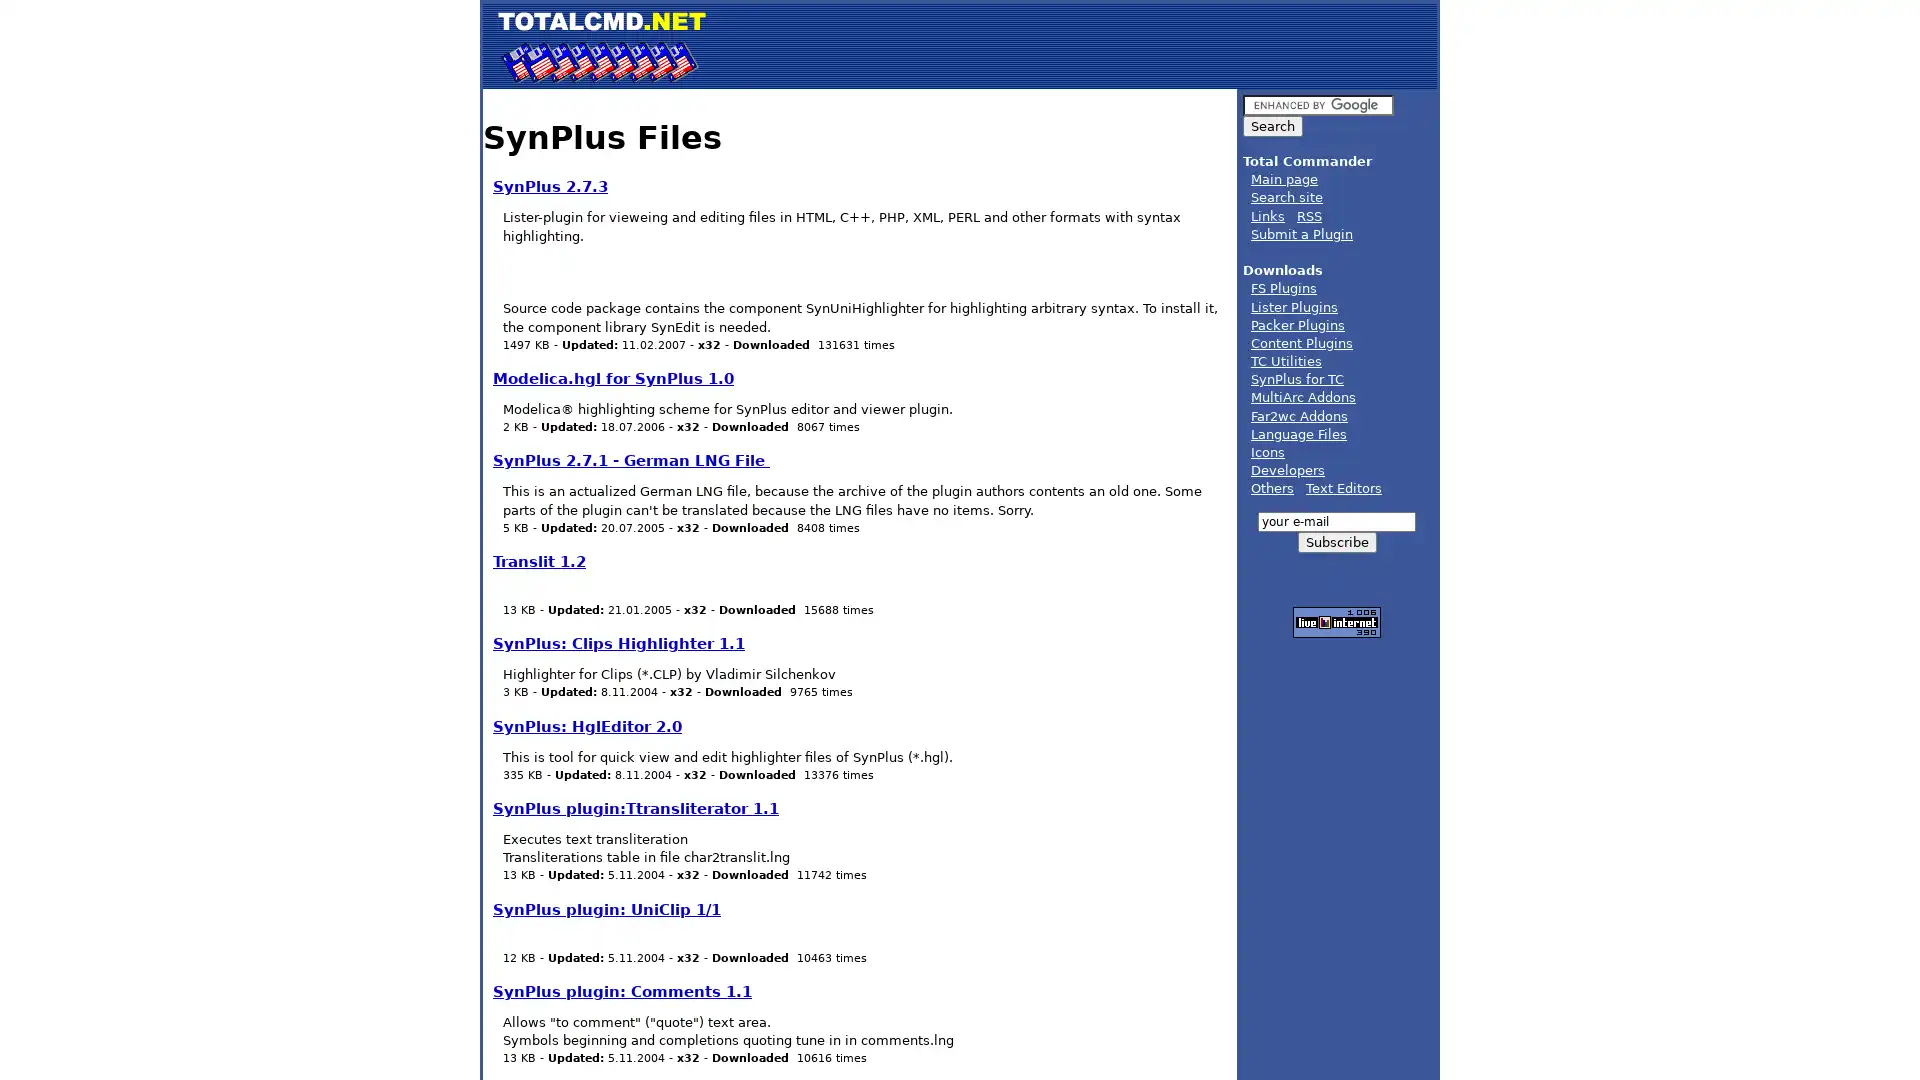  I want to click on Search, so click(1271, 126).